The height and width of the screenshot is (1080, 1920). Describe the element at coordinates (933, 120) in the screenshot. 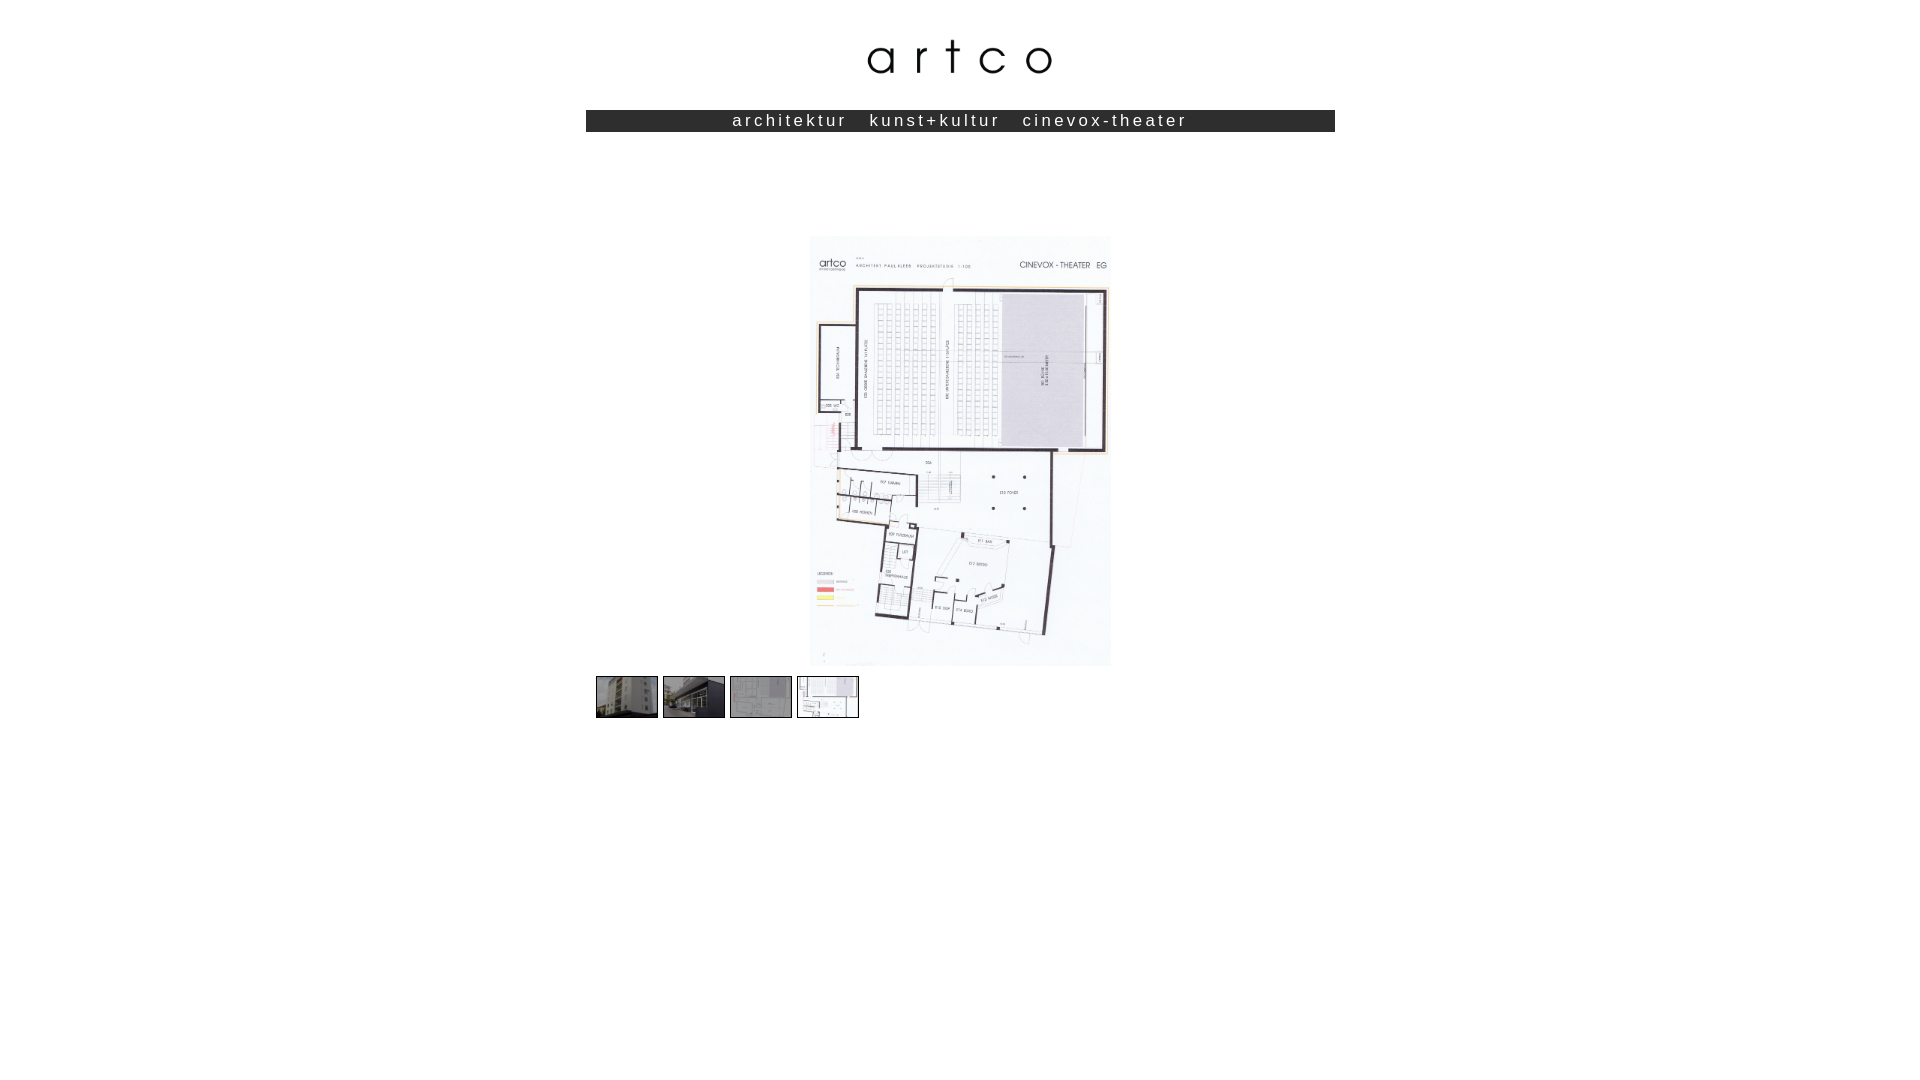

I see `'kunst+kultur'` at that location.